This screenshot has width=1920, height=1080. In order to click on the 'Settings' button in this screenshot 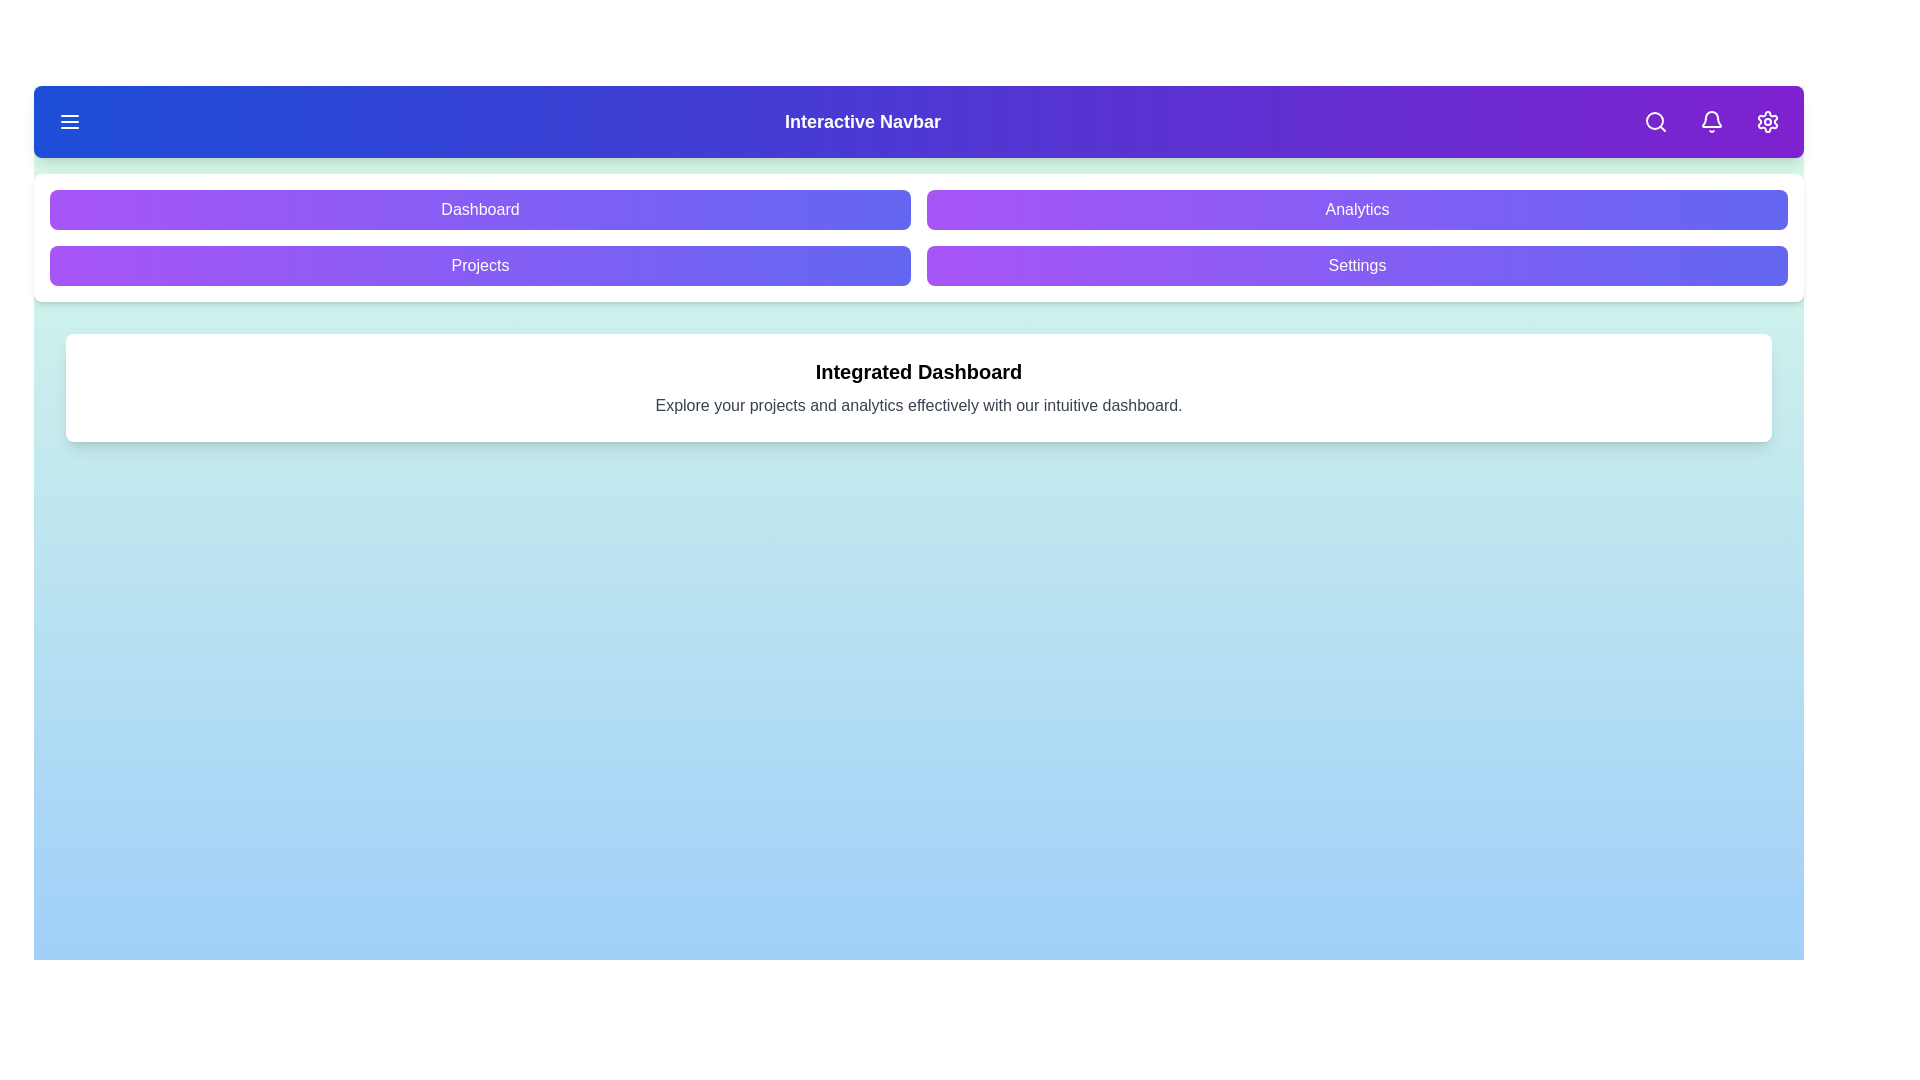, I will do `click(1357, 265)`.